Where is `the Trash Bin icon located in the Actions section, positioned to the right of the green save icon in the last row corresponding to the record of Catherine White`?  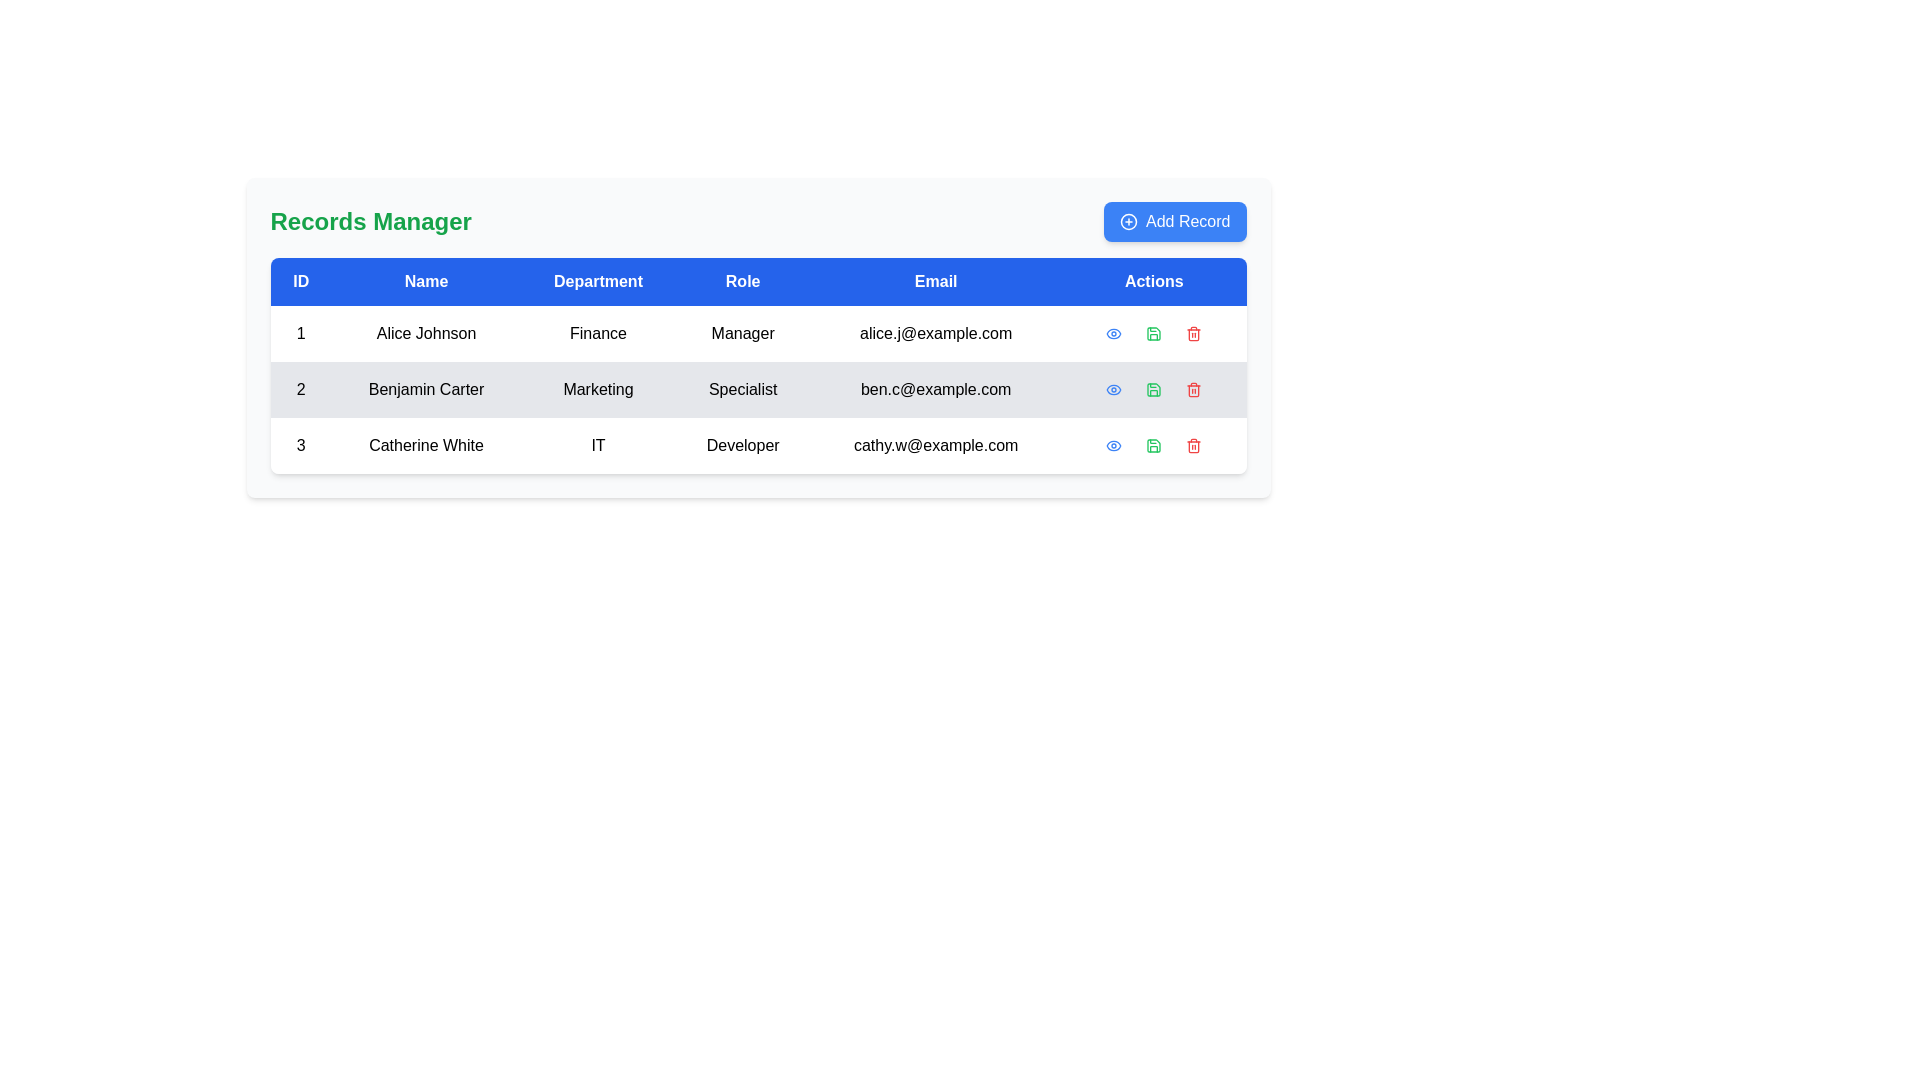
the Trash Bin icon located in the Actions section, positioned to the right of the green save icon in the last row corresponding to the record of Catherine White is located at coordinates (1194, 445).